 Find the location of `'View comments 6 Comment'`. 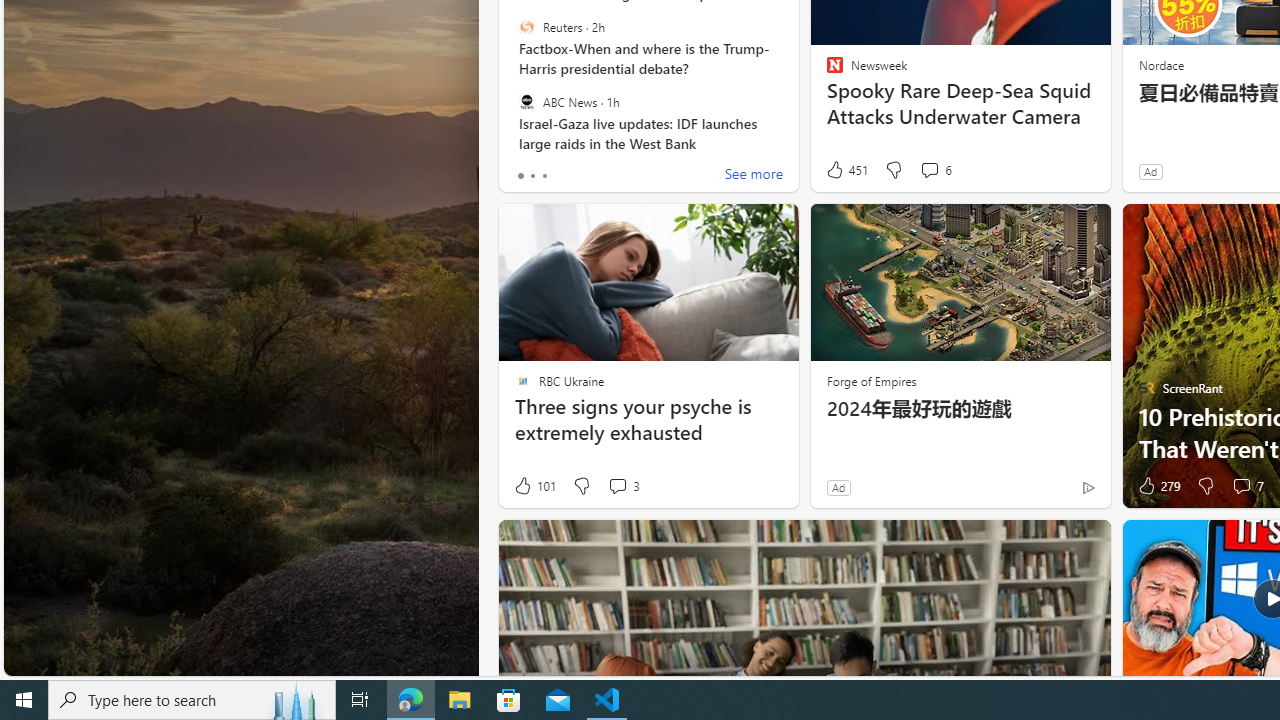

'View comments 6 Comment' is located at coordinates (928, 168).